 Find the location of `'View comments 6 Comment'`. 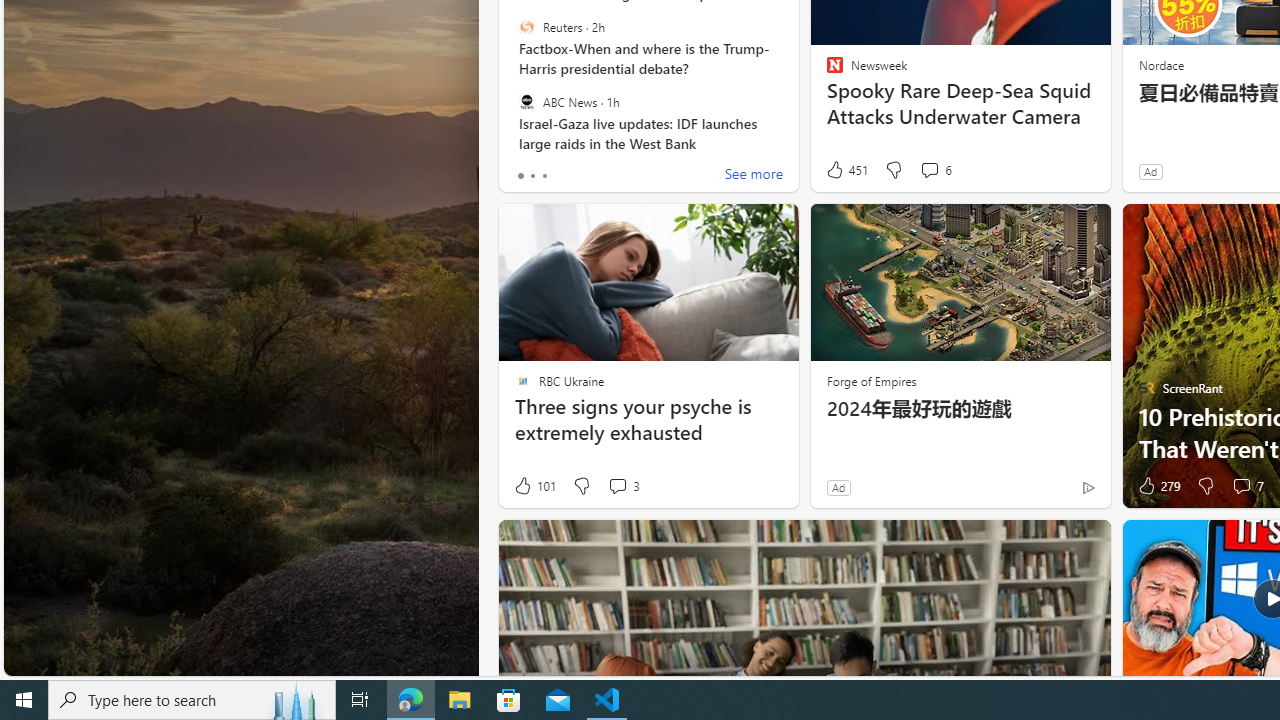

'View comments 6 Comment' is located at coordinates (928, 168).